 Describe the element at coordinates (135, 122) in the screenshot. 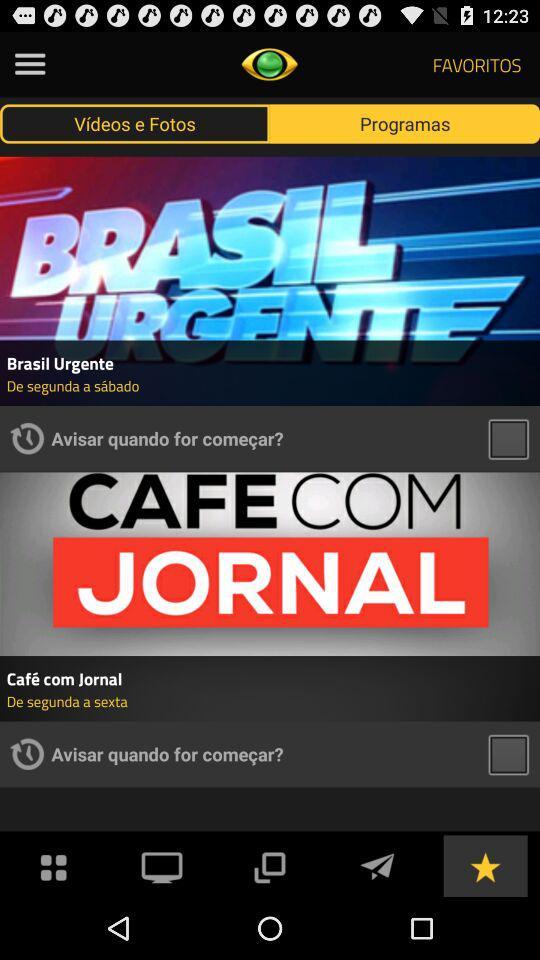

I see `the icon to the left of the programas` at that location.